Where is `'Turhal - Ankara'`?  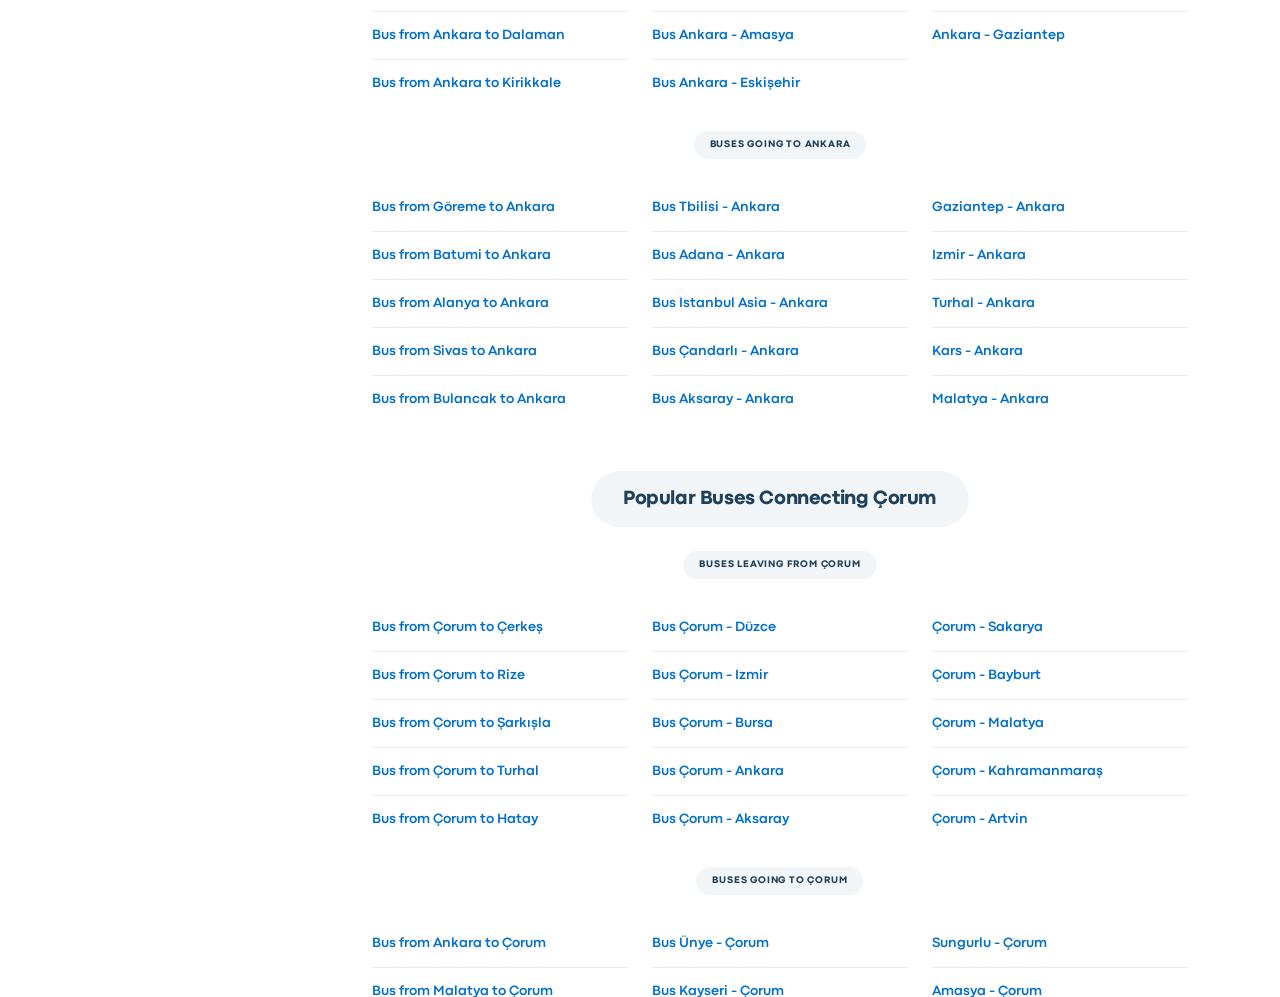 'Turhal - Ankara' is located at coordinates (982, 301).